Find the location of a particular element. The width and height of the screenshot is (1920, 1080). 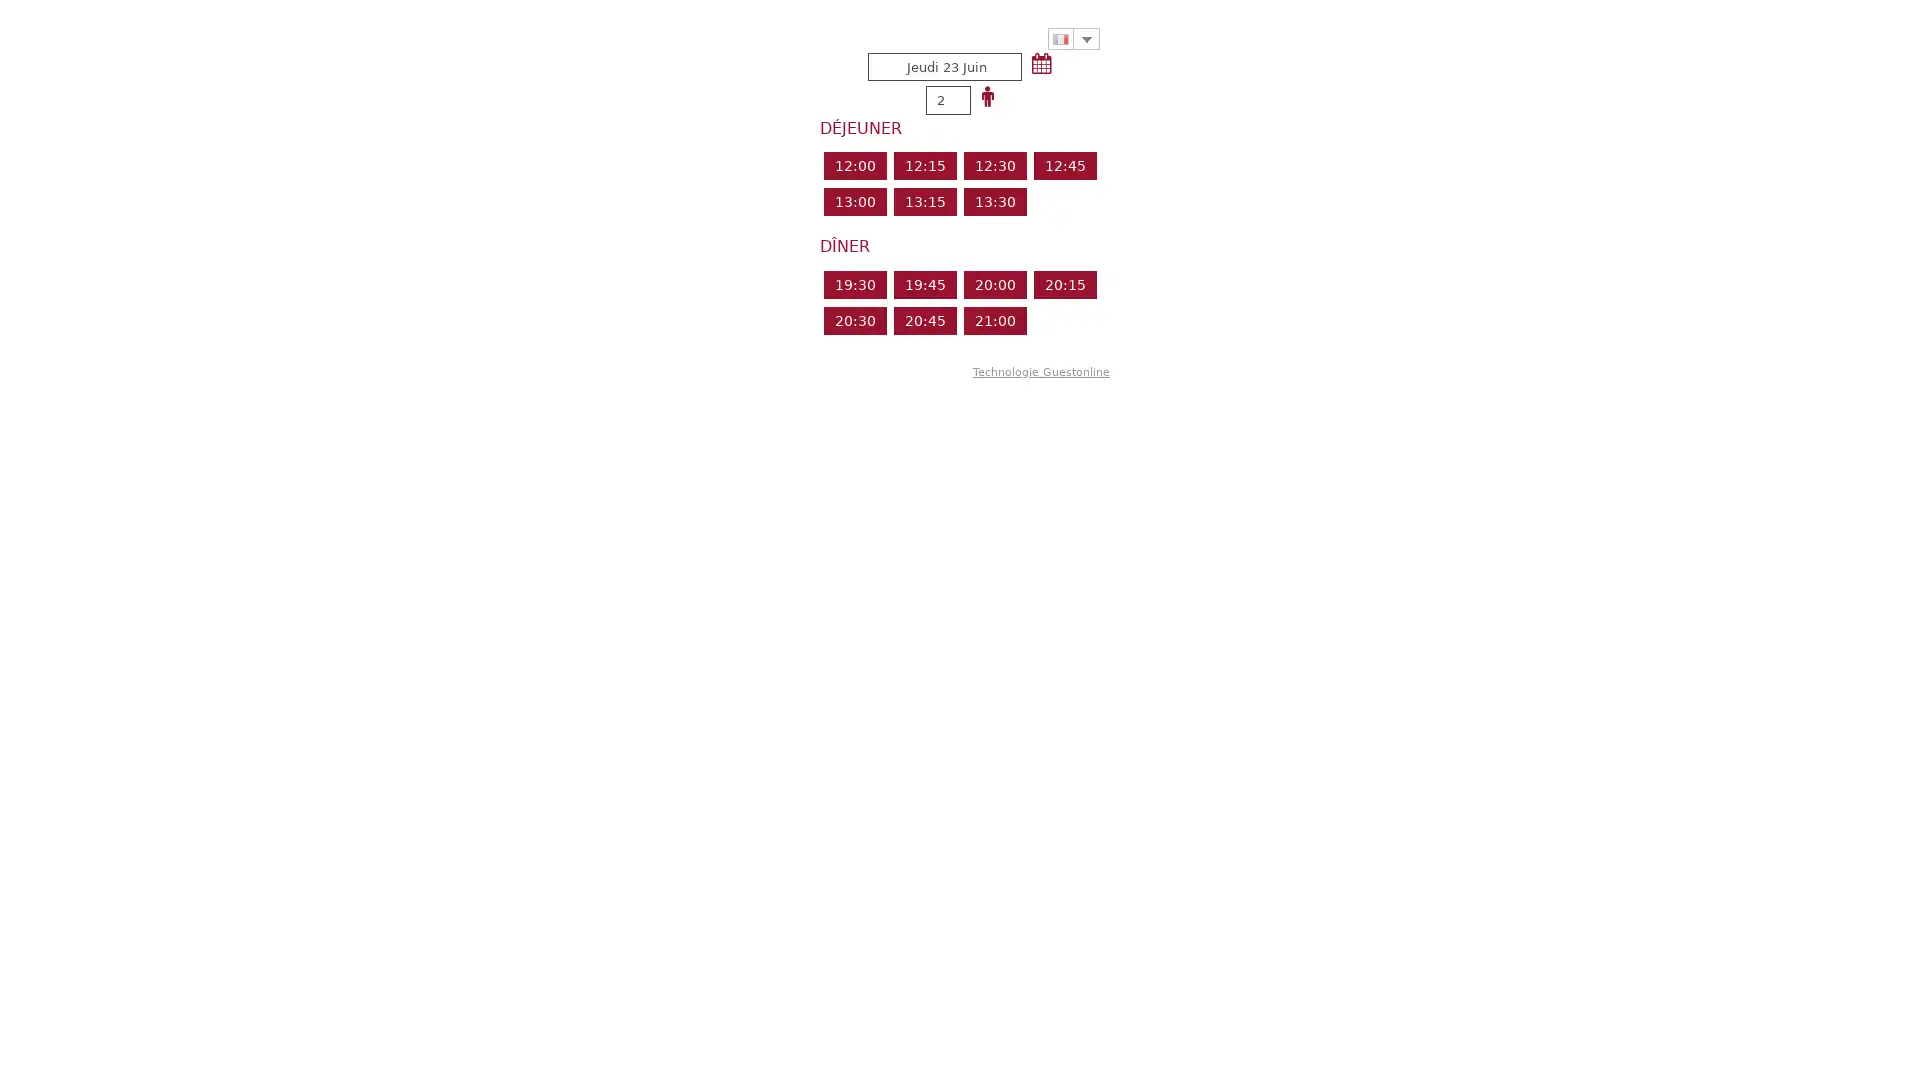

13:00 is located at coordinates (854, 201).